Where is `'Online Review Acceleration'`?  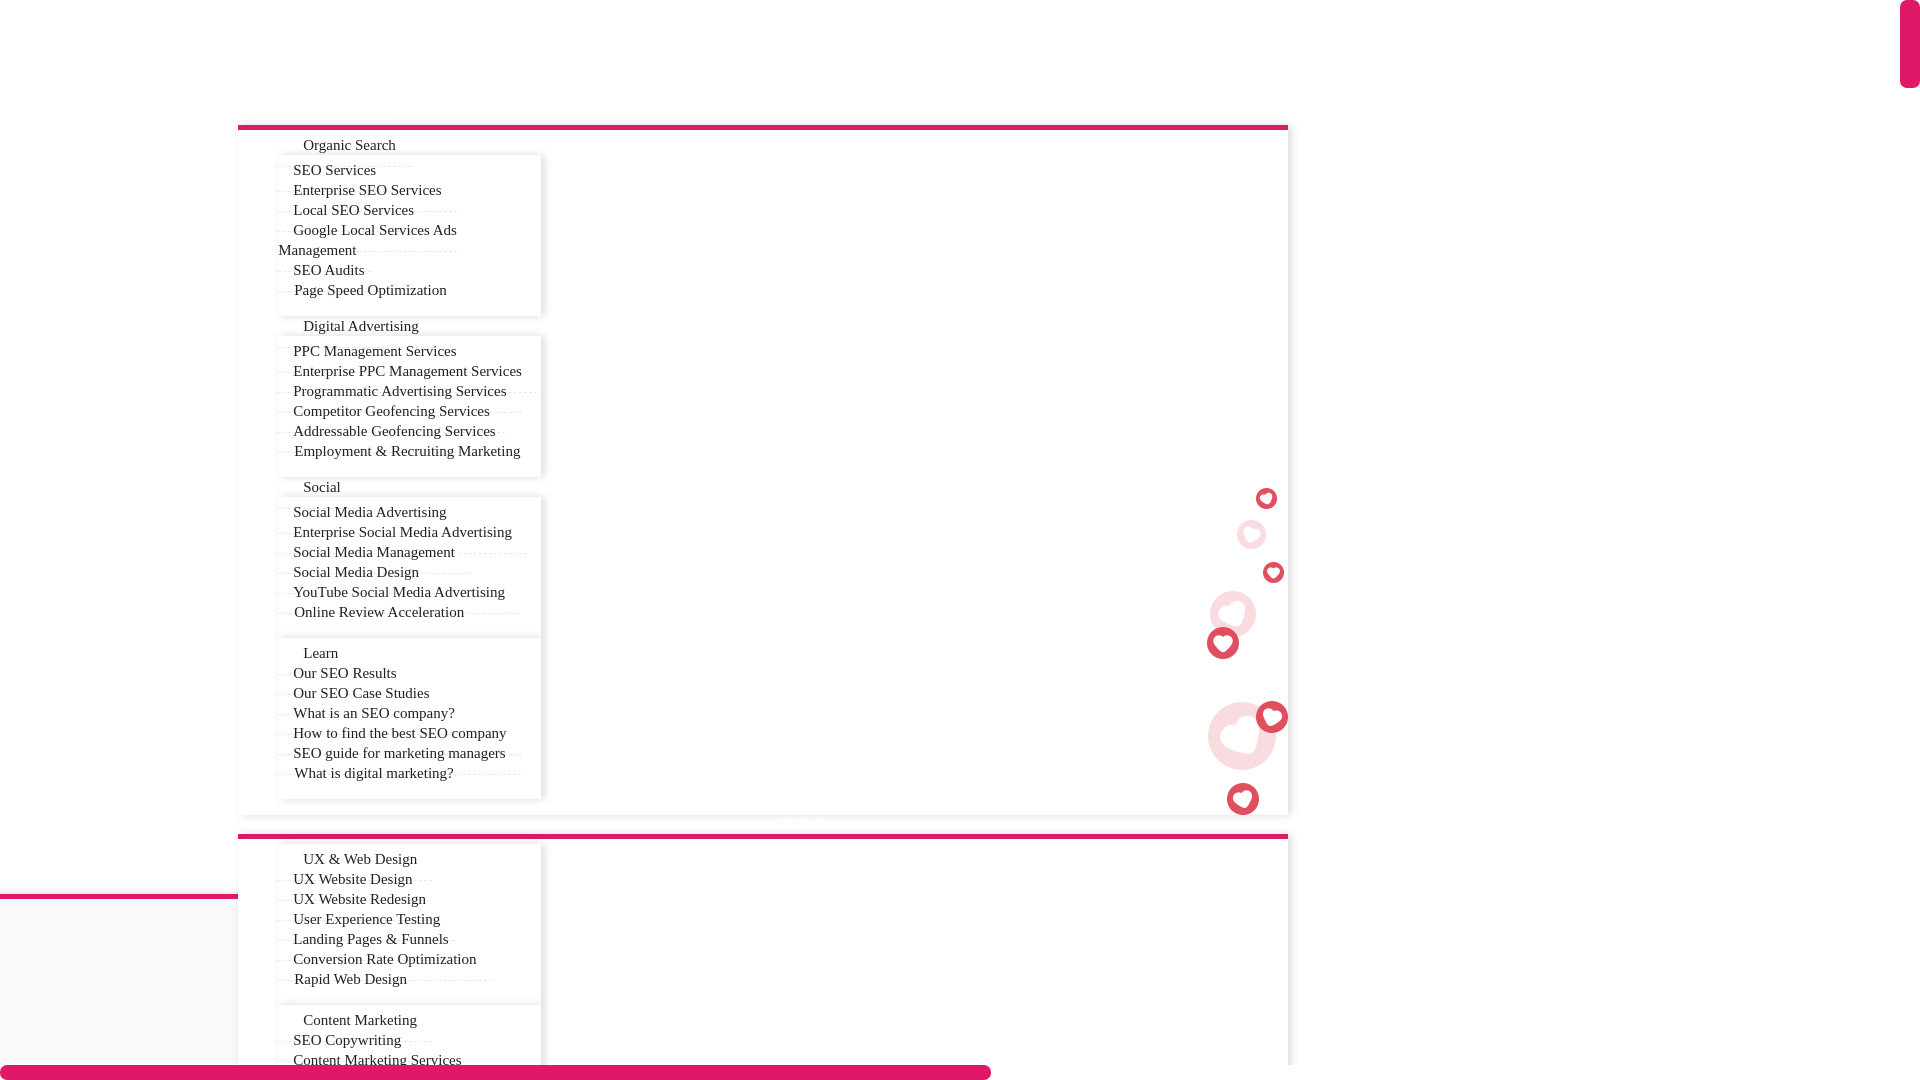
'Online Review Acceleration' is located at coordinates (379, 611).